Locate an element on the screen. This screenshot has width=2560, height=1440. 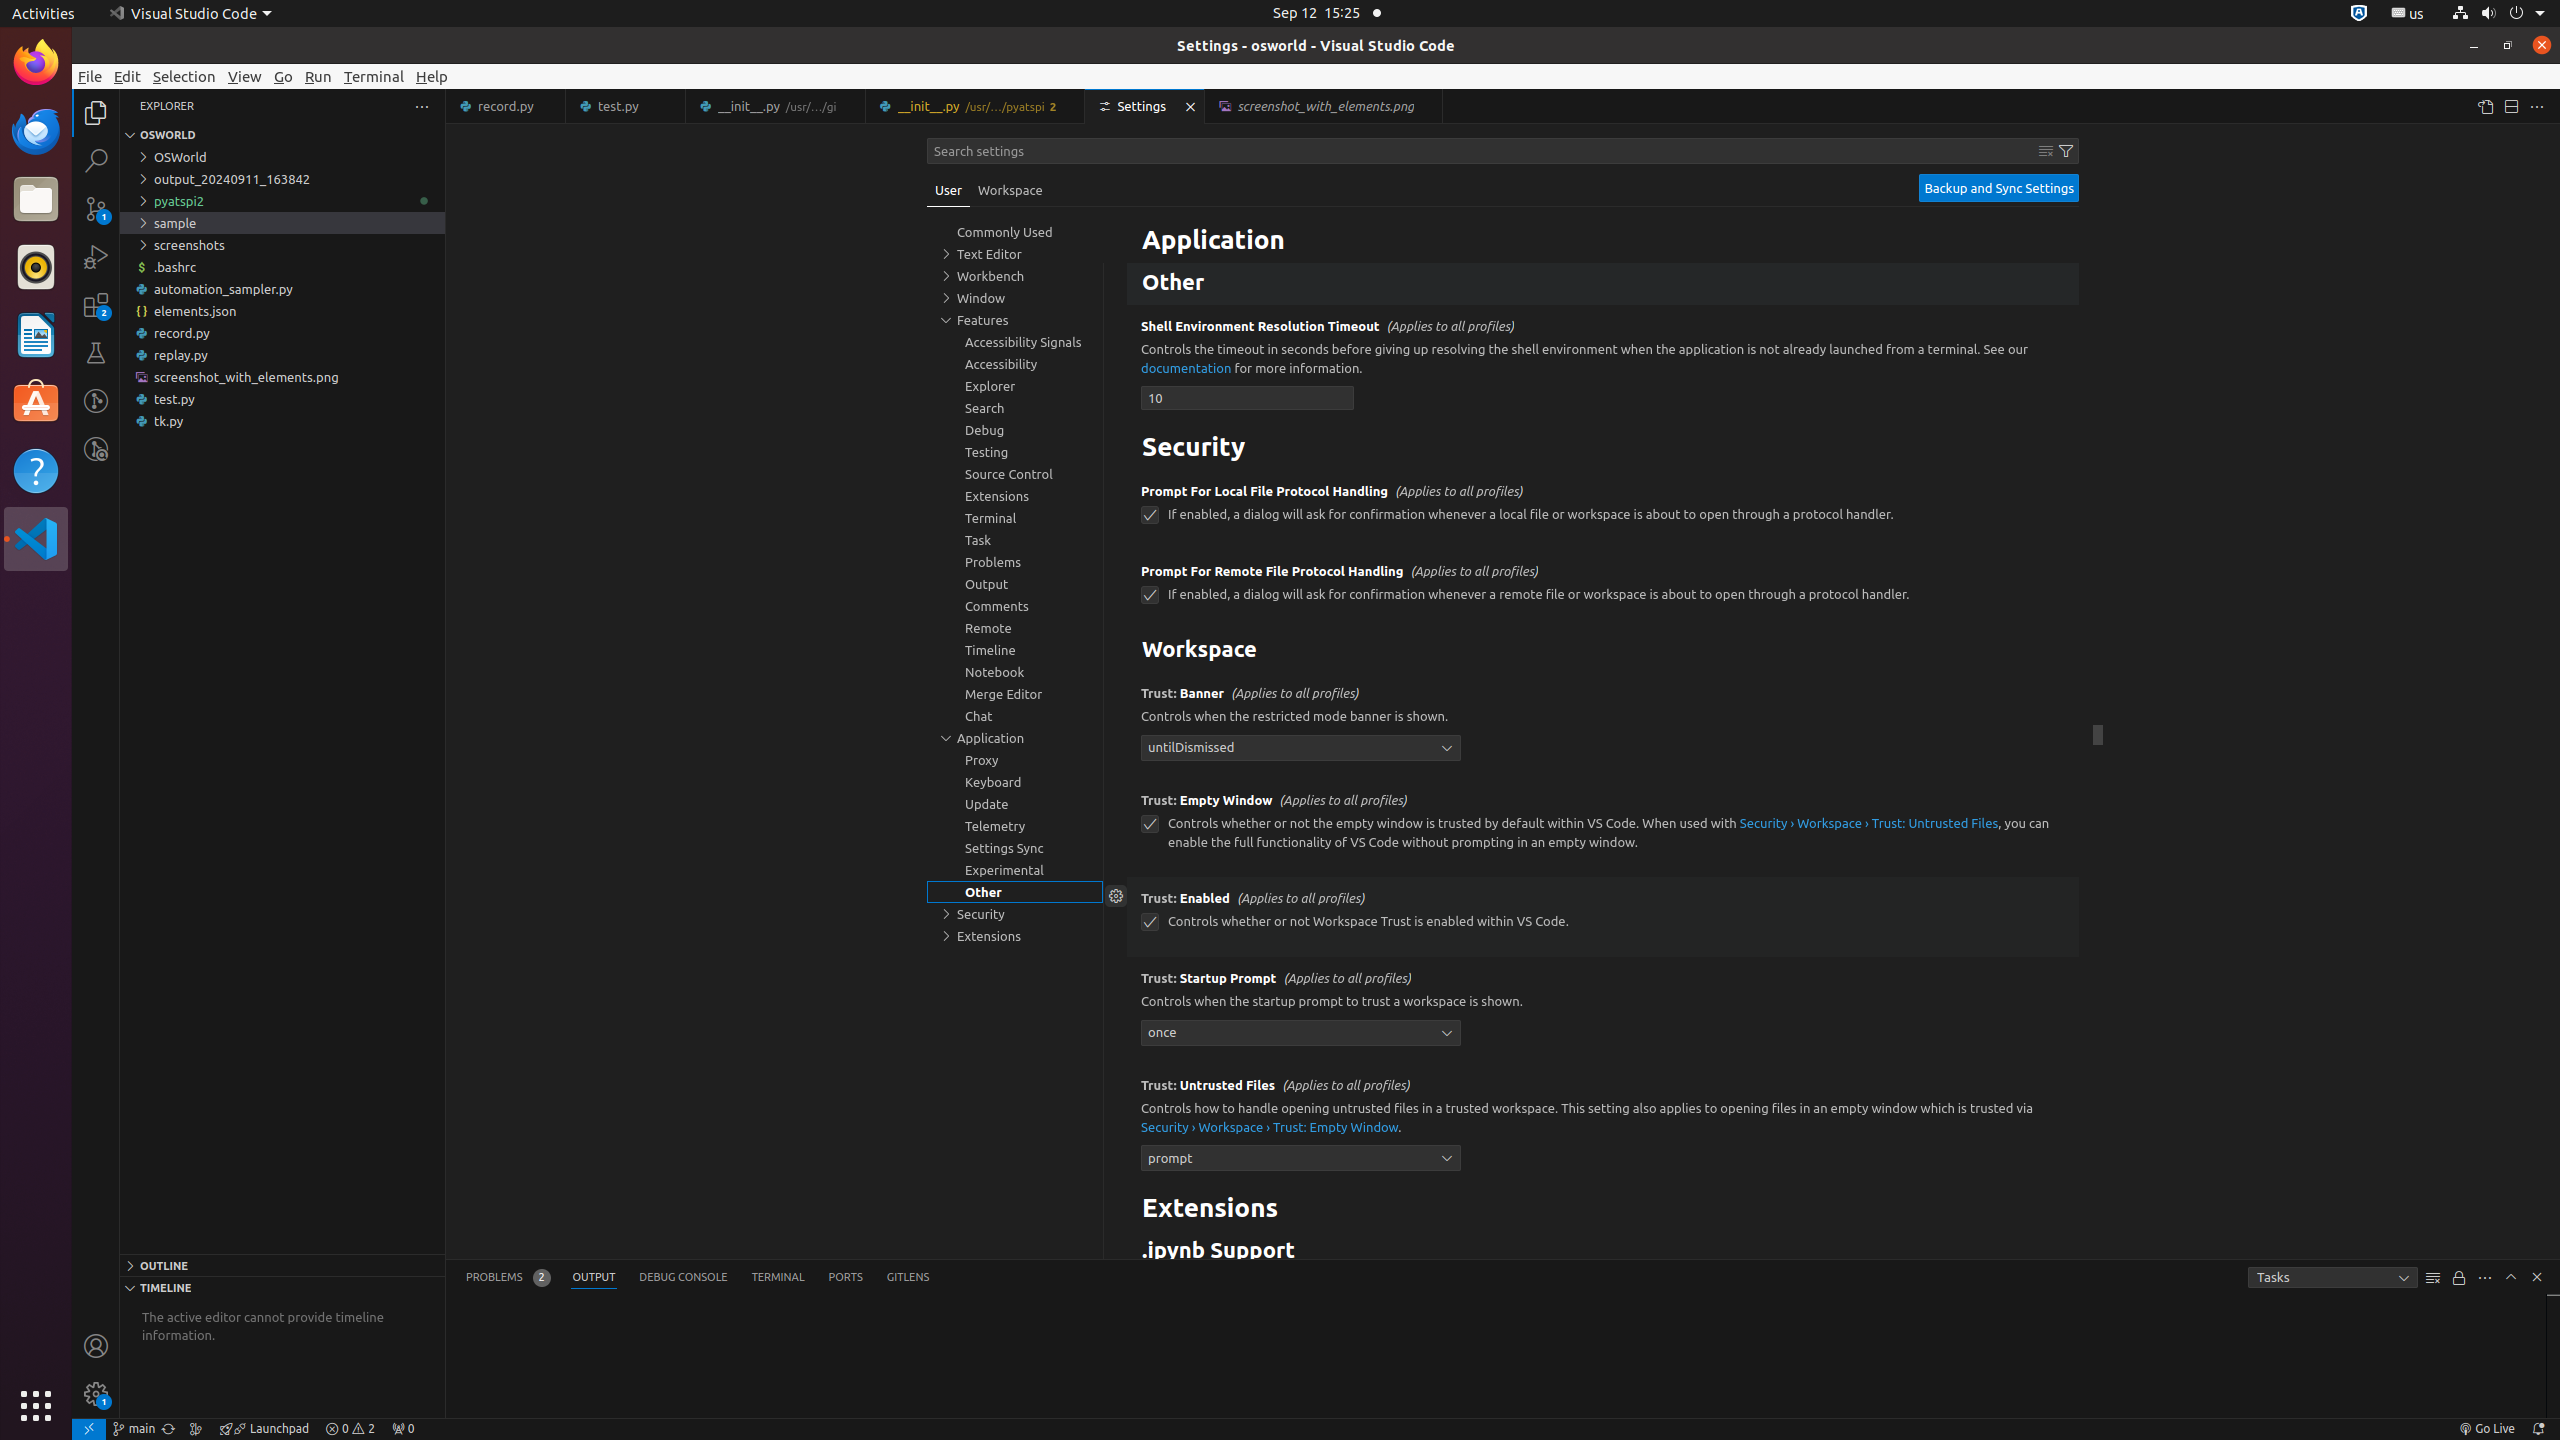
'Filter Settings' is located at coordinates (2064, 150).